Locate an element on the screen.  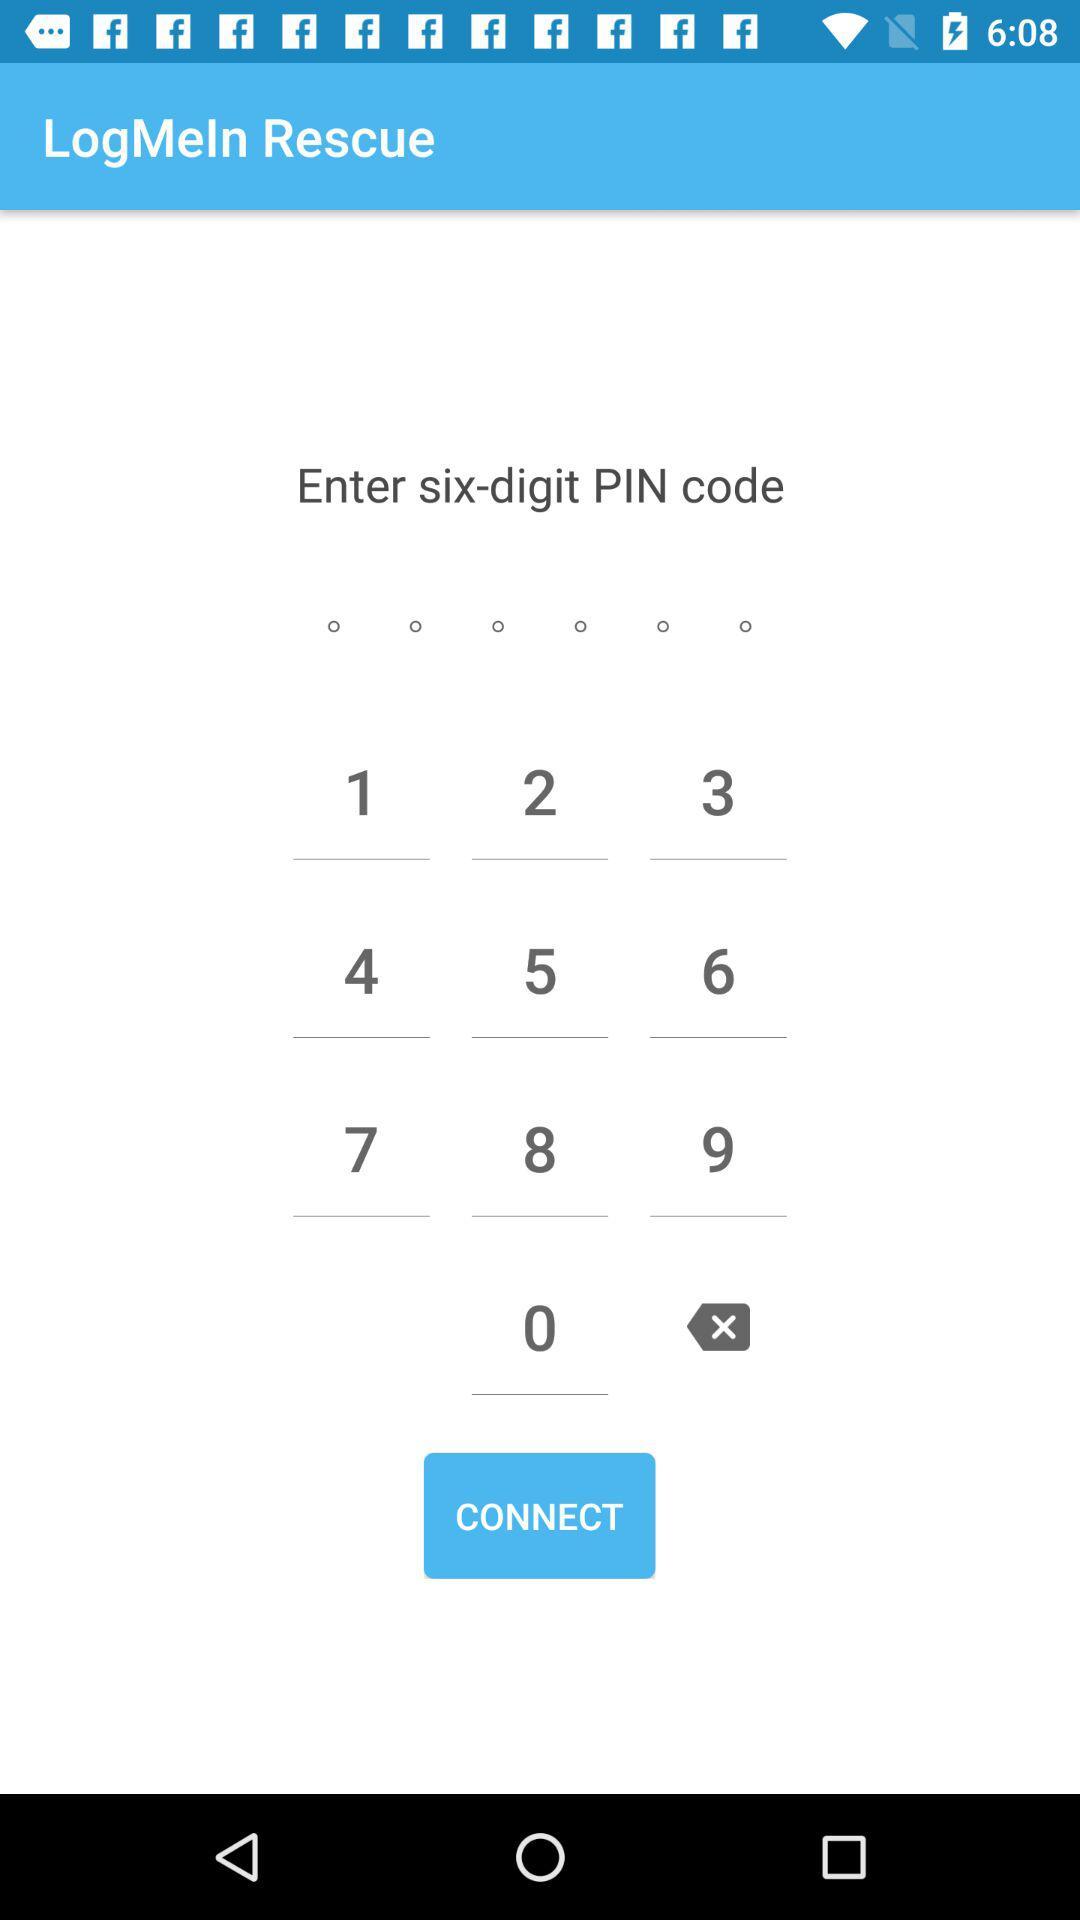
item next to the 8 is located at coordinates (361, 1148).